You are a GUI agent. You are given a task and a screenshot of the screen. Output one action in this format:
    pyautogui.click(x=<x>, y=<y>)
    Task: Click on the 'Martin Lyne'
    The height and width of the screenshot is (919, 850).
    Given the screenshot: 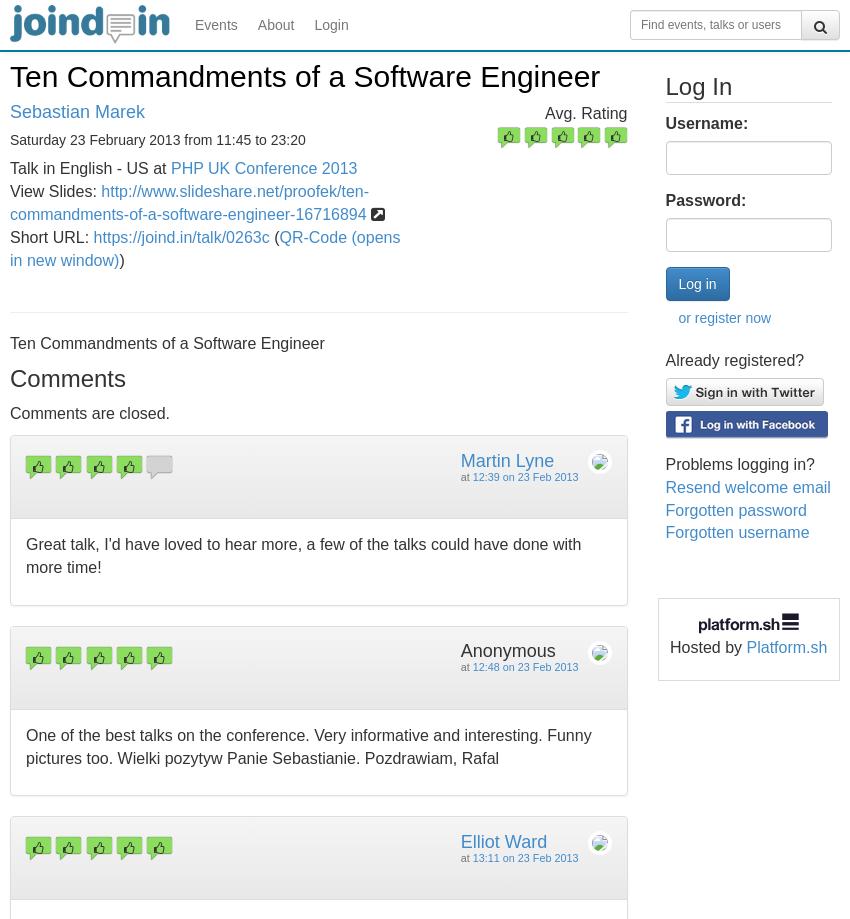 What is the action you would take?
    pyautogui.click(x=507, y=459)
    